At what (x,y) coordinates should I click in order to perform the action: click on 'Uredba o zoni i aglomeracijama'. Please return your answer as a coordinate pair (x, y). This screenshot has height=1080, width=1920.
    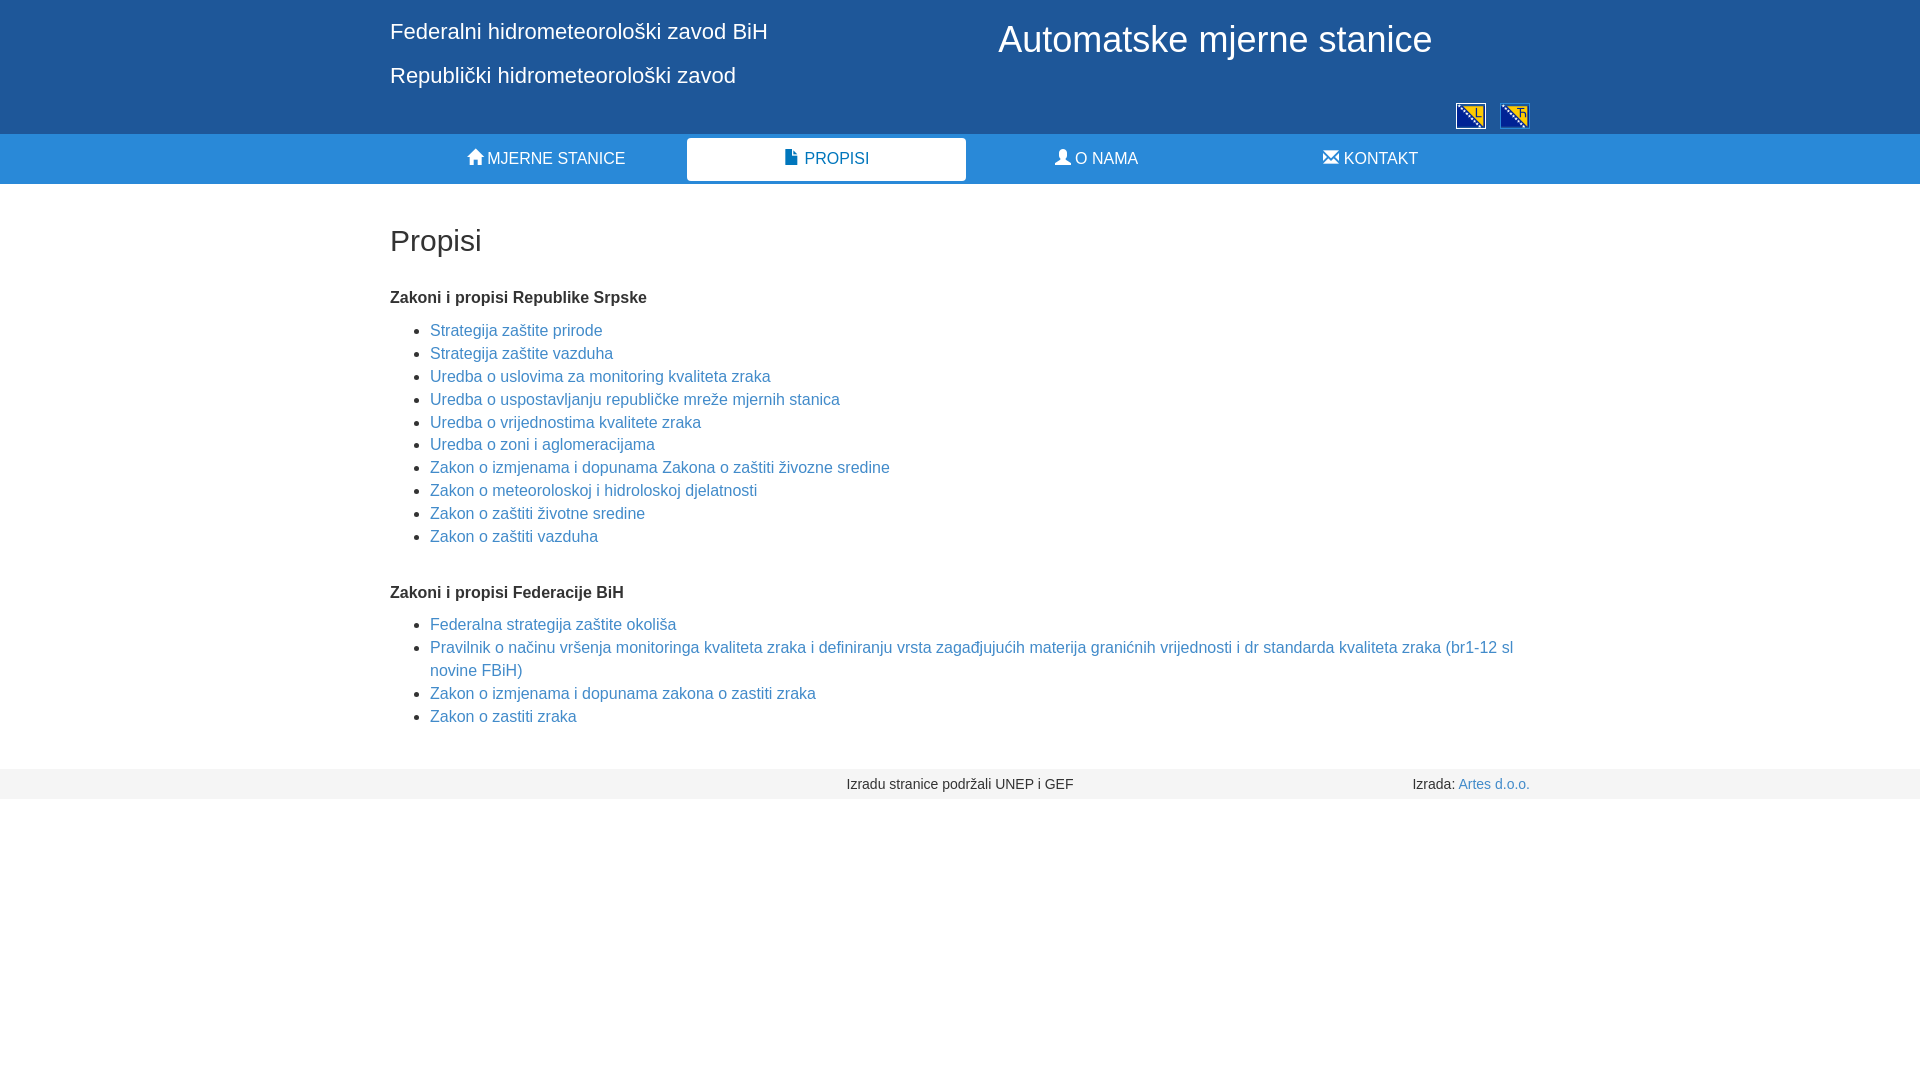
    Looking at the image, I should click on (429, 443).